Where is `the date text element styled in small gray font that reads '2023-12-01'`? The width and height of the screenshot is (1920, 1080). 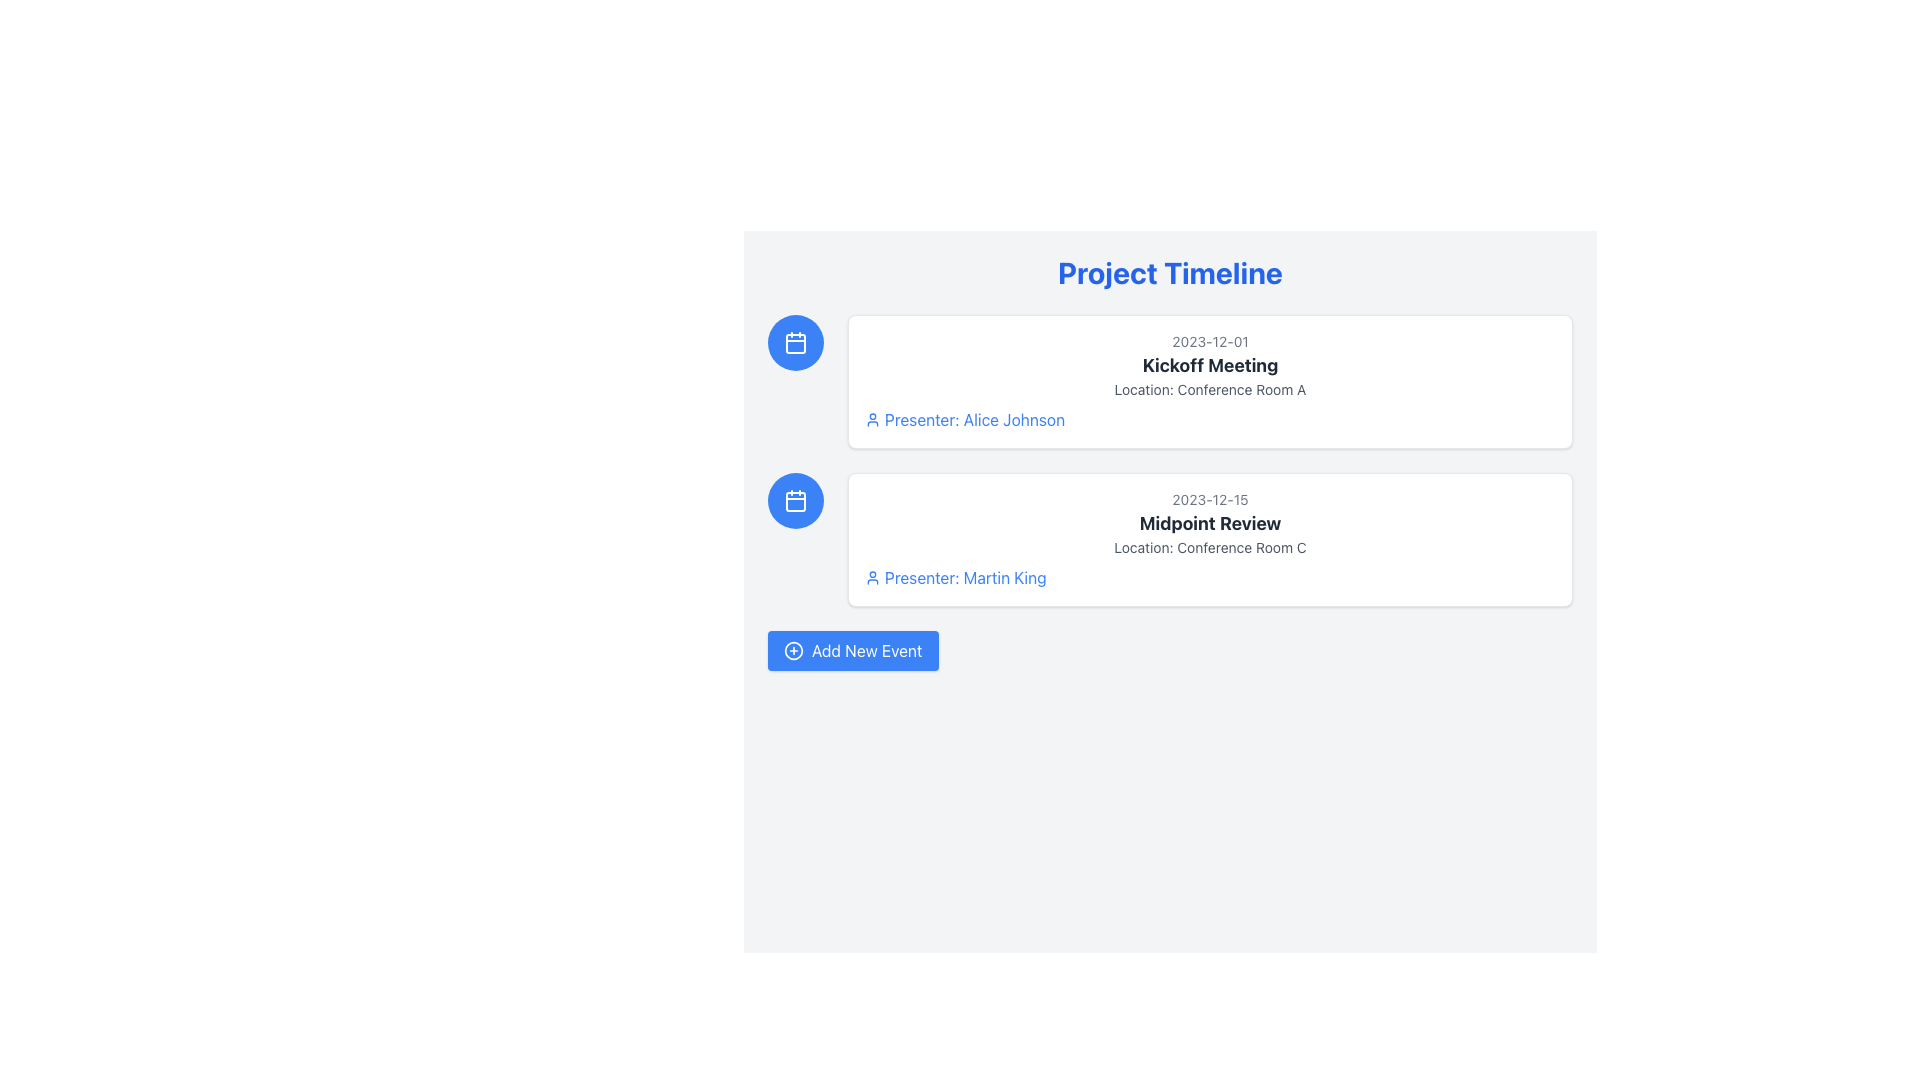
the date text element styled in small gray font that reads '2023-12-01' is located at coordinates (1209, 341).